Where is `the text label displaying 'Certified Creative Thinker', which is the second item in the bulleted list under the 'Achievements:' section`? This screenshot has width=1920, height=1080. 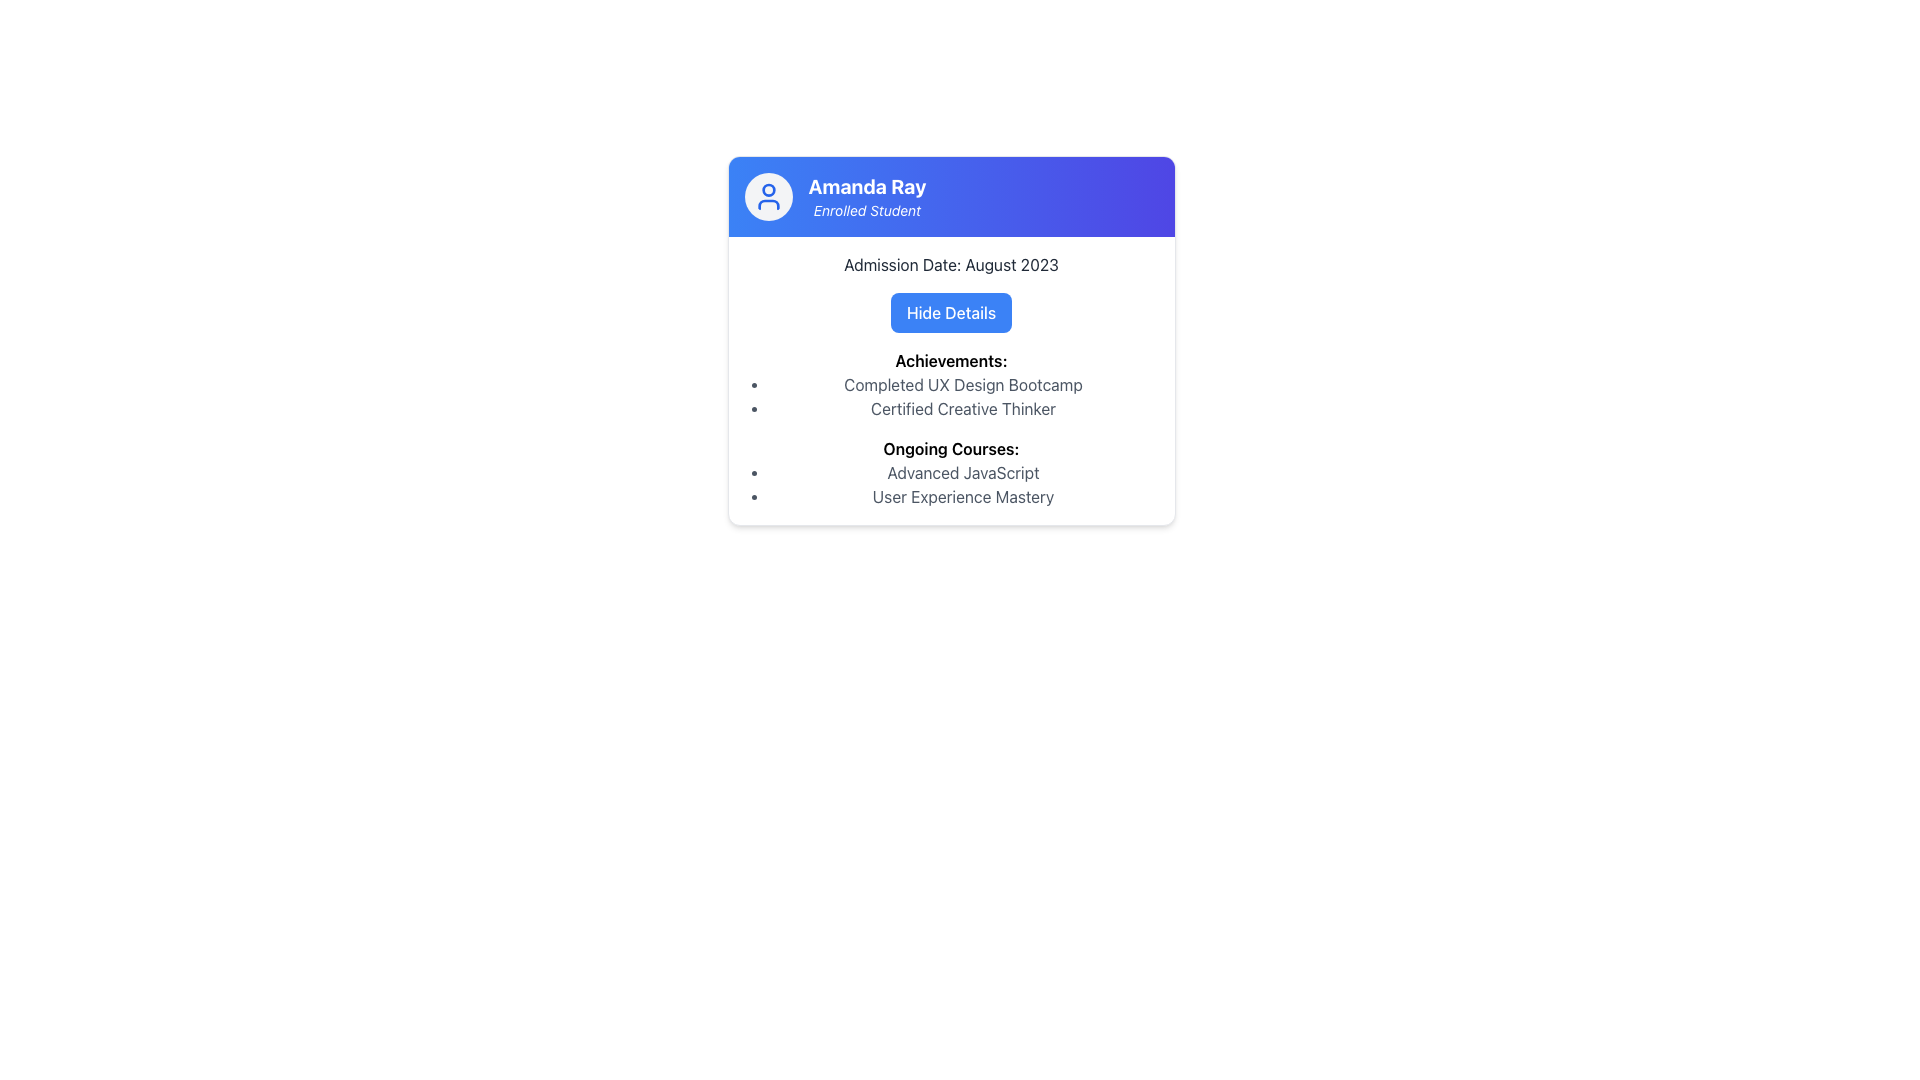 the text label displaying 'Certified Creative Thinker', which is the second item in the bulleted list under the 'Achievements:' section is located at coordinates (963, 407).